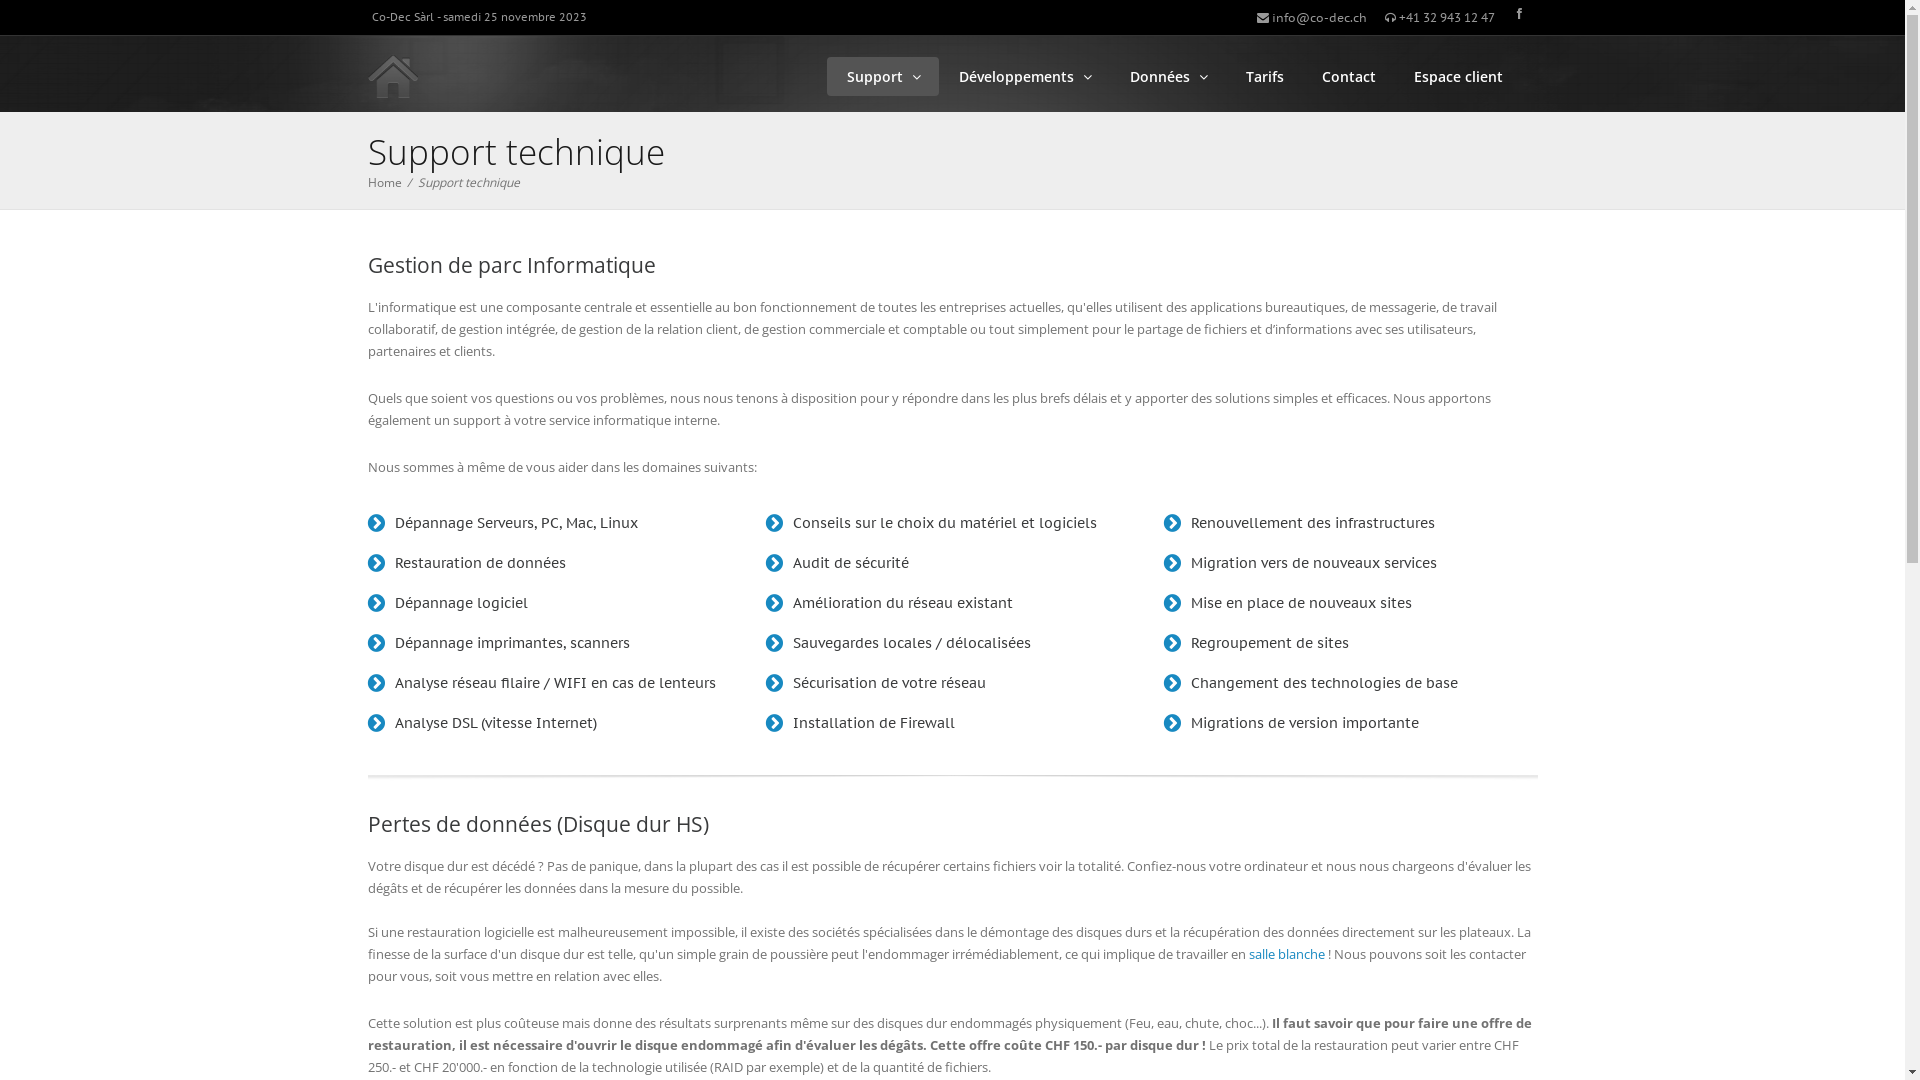 The image size is (1920, 1080). Describe the element at coordinates (1262, 75) in the screenshot. I see `'Tarifs'` at that location.